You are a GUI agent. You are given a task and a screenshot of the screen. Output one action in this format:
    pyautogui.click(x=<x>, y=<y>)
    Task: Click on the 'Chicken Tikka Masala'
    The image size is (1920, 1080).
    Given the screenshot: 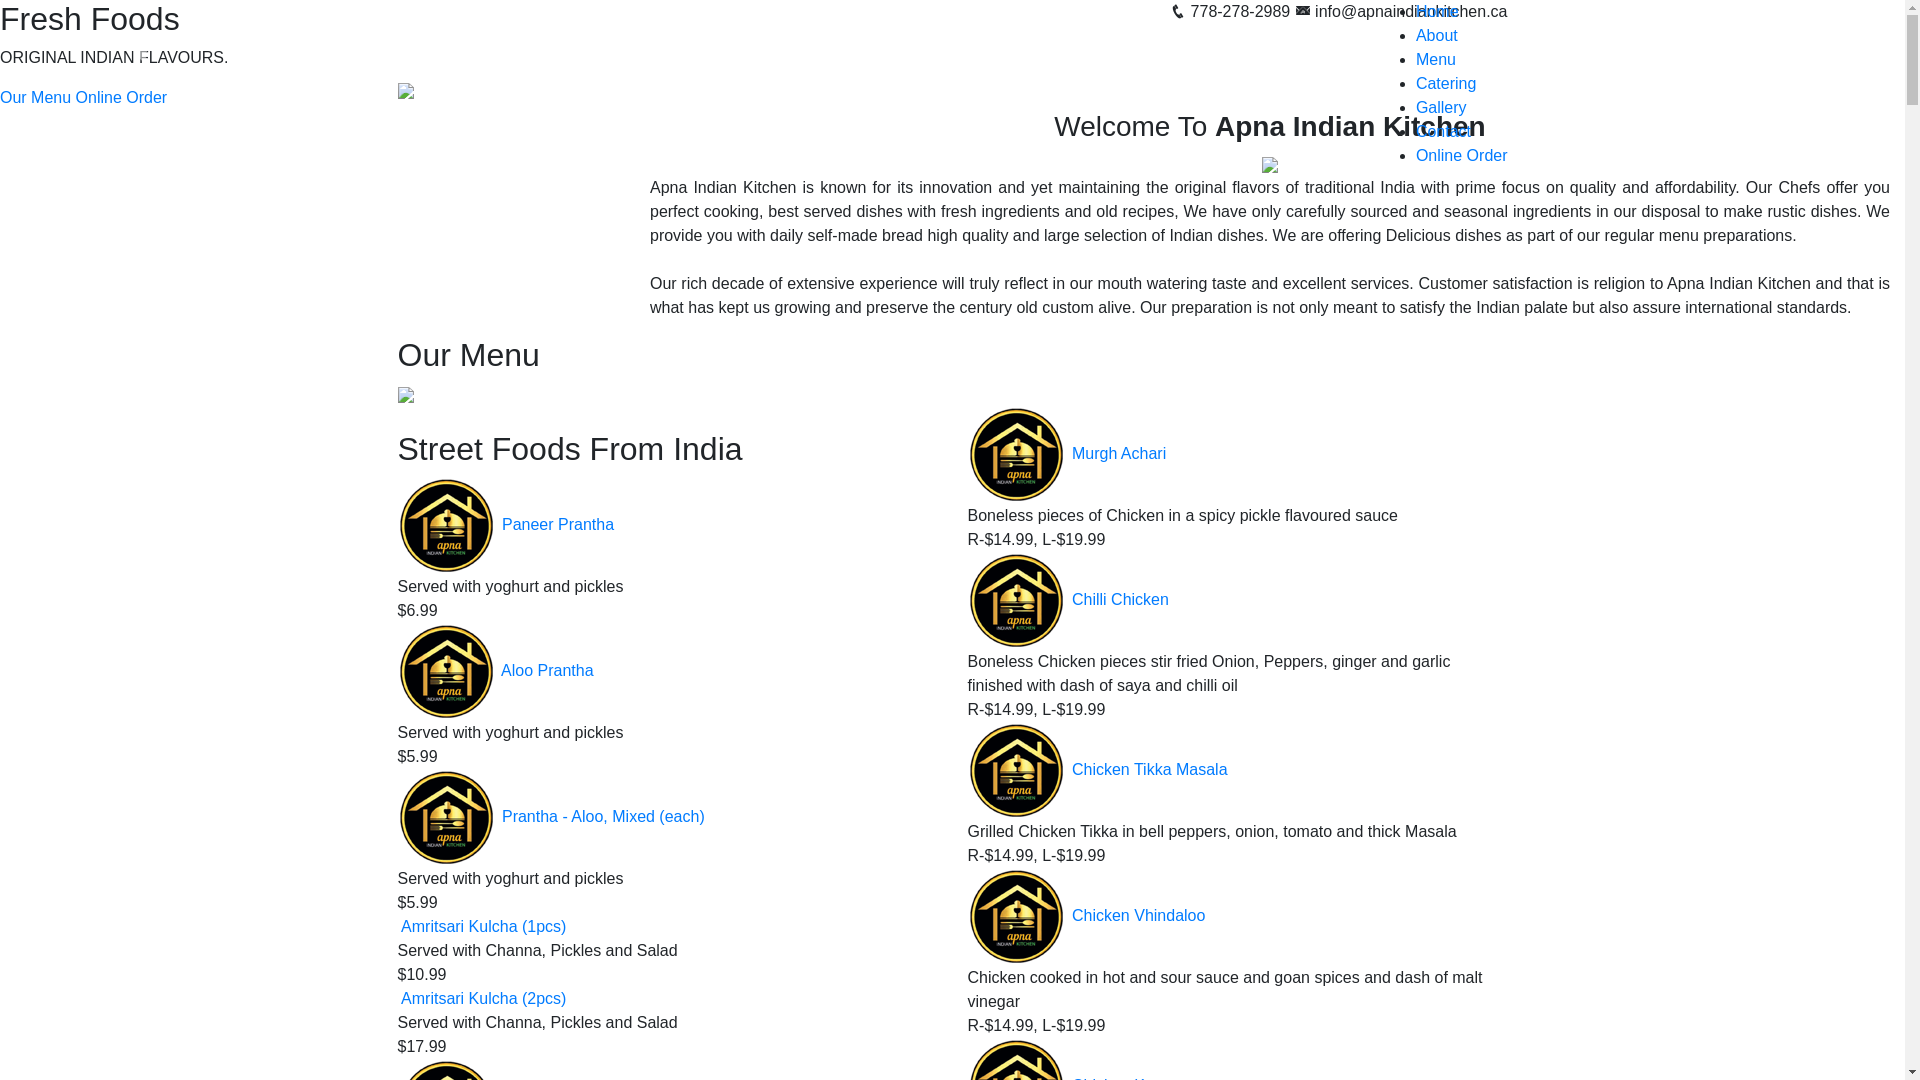 What is the action you would take?
    pyautogui.click(x=1150, y=769)
    